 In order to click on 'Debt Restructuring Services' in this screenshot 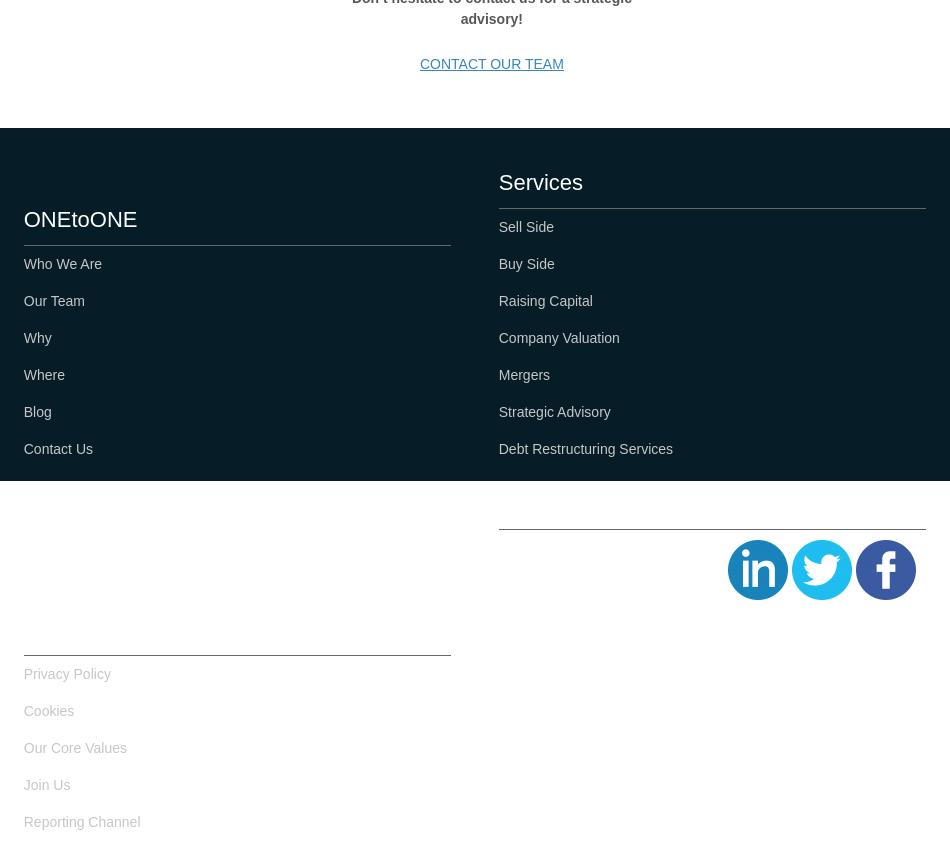, I will do `click(585, 447)`.